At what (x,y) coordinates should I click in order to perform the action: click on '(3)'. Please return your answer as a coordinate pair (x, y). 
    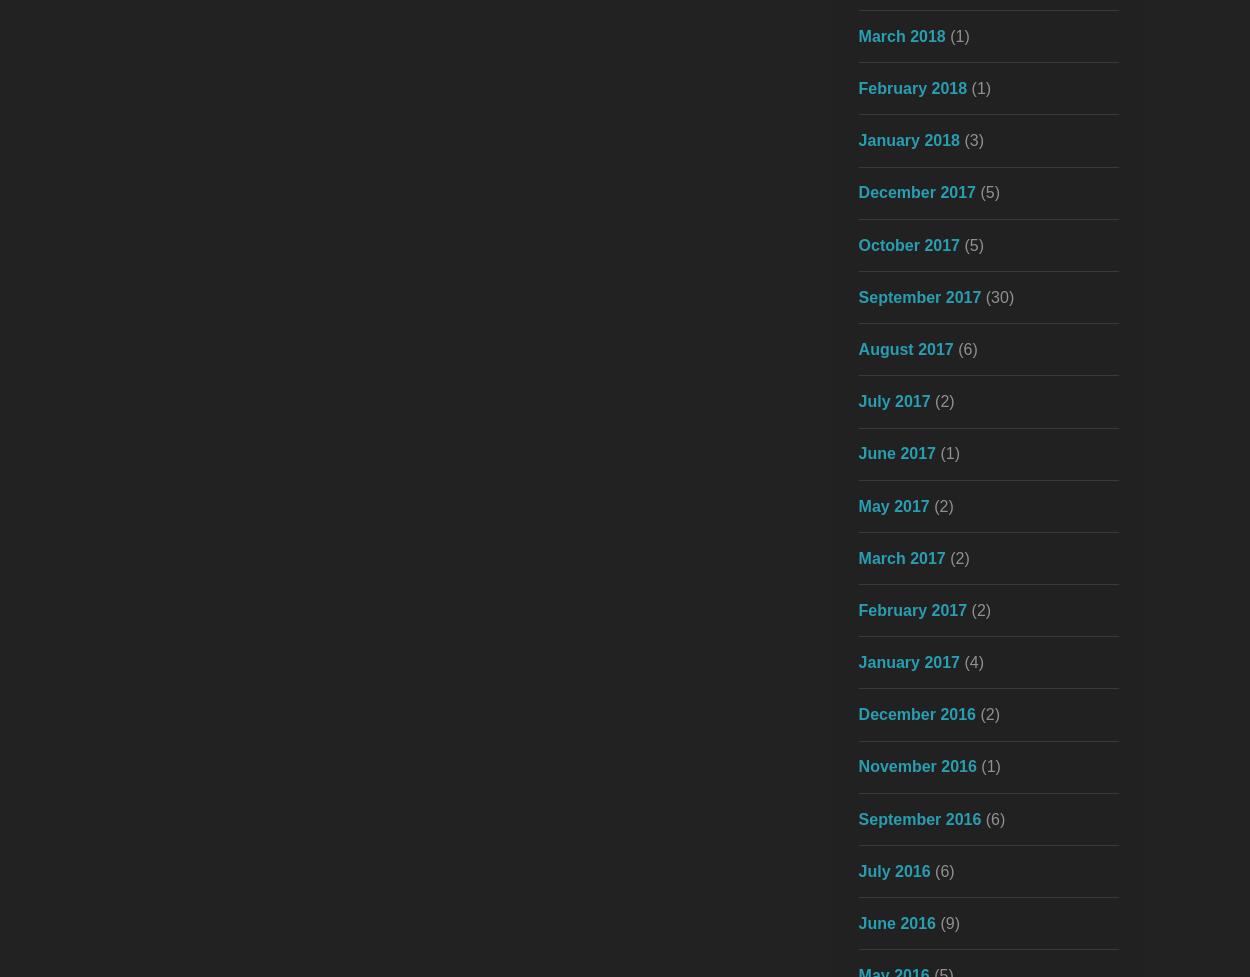
    Looking at the image, I should click on (971, 140).